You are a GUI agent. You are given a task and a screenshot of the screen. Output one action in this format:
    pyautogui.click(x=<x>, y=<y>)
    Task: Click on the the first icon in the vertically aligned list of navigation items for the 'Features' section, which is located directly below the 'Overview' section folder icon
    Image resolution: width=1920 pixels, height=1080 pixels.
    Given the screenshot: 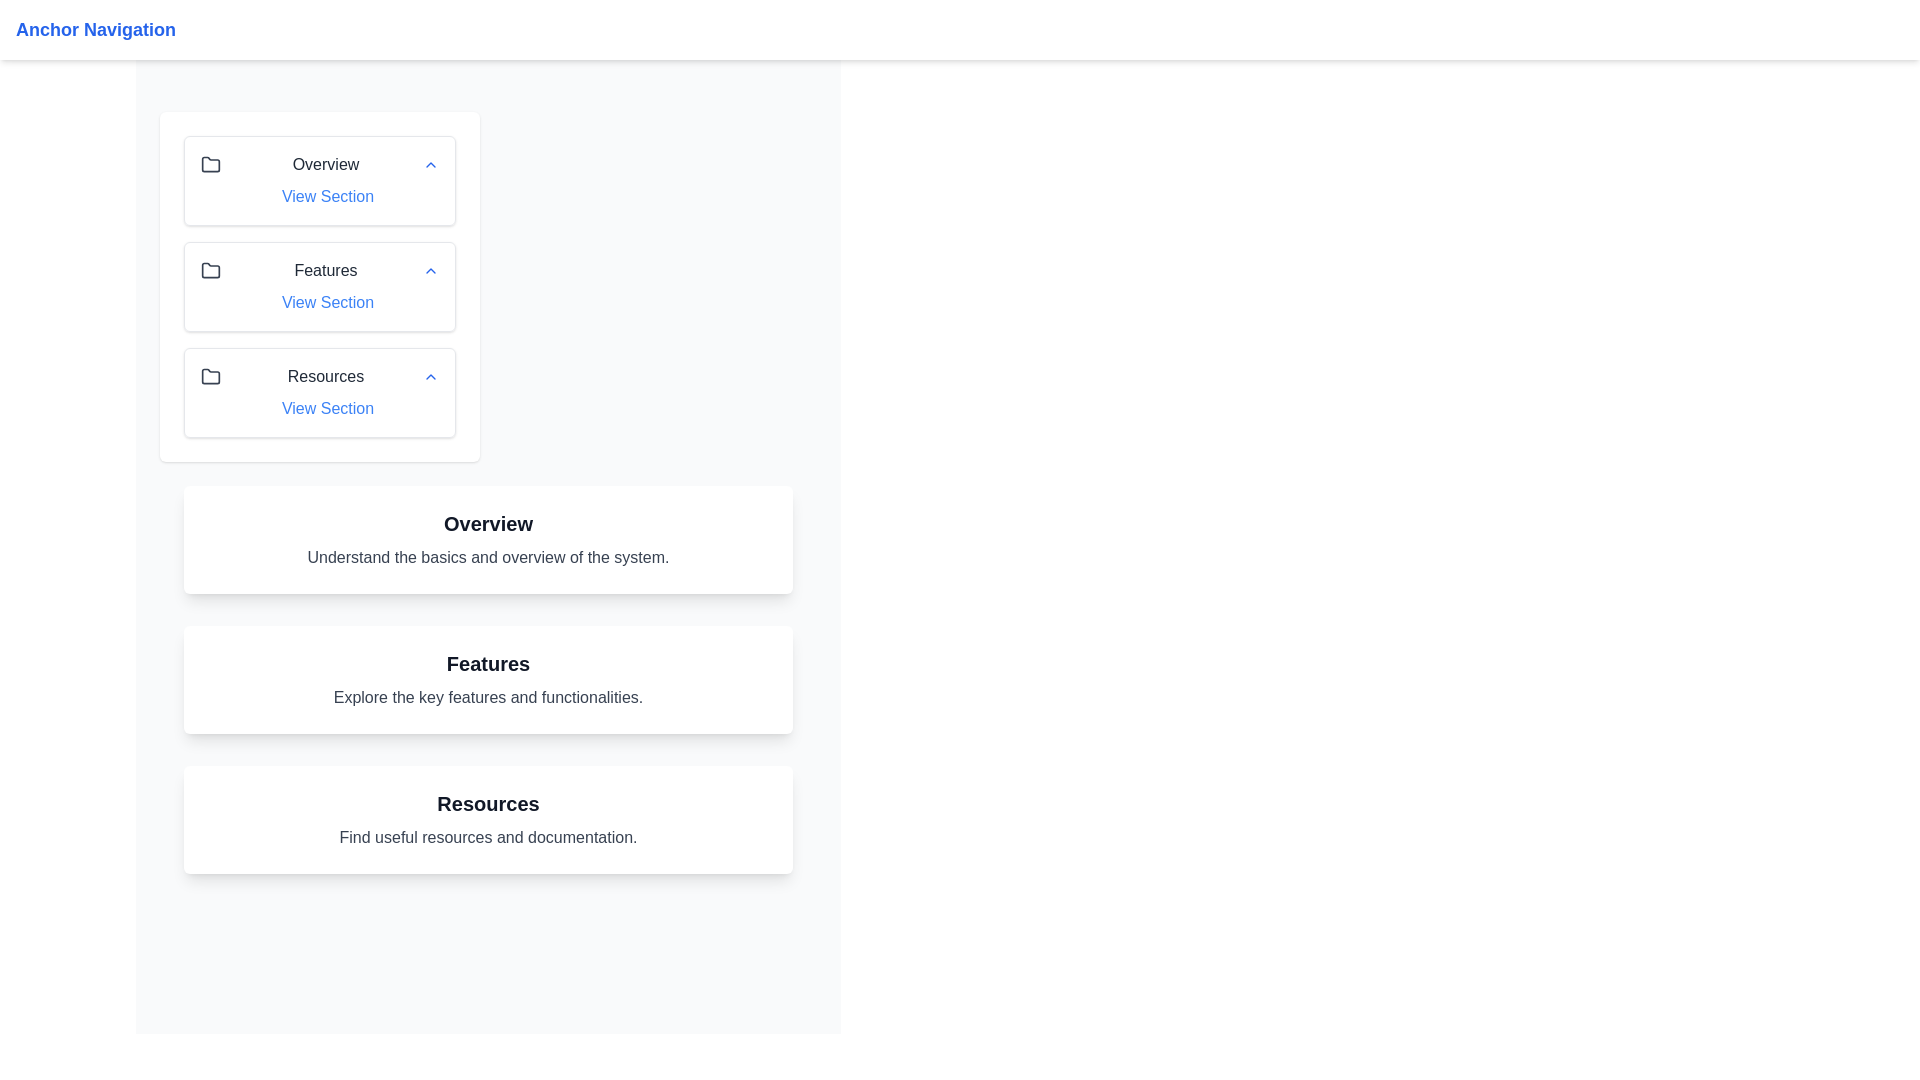 What is the action you would take?
    pyautogui.click(x=211, y=270)
    